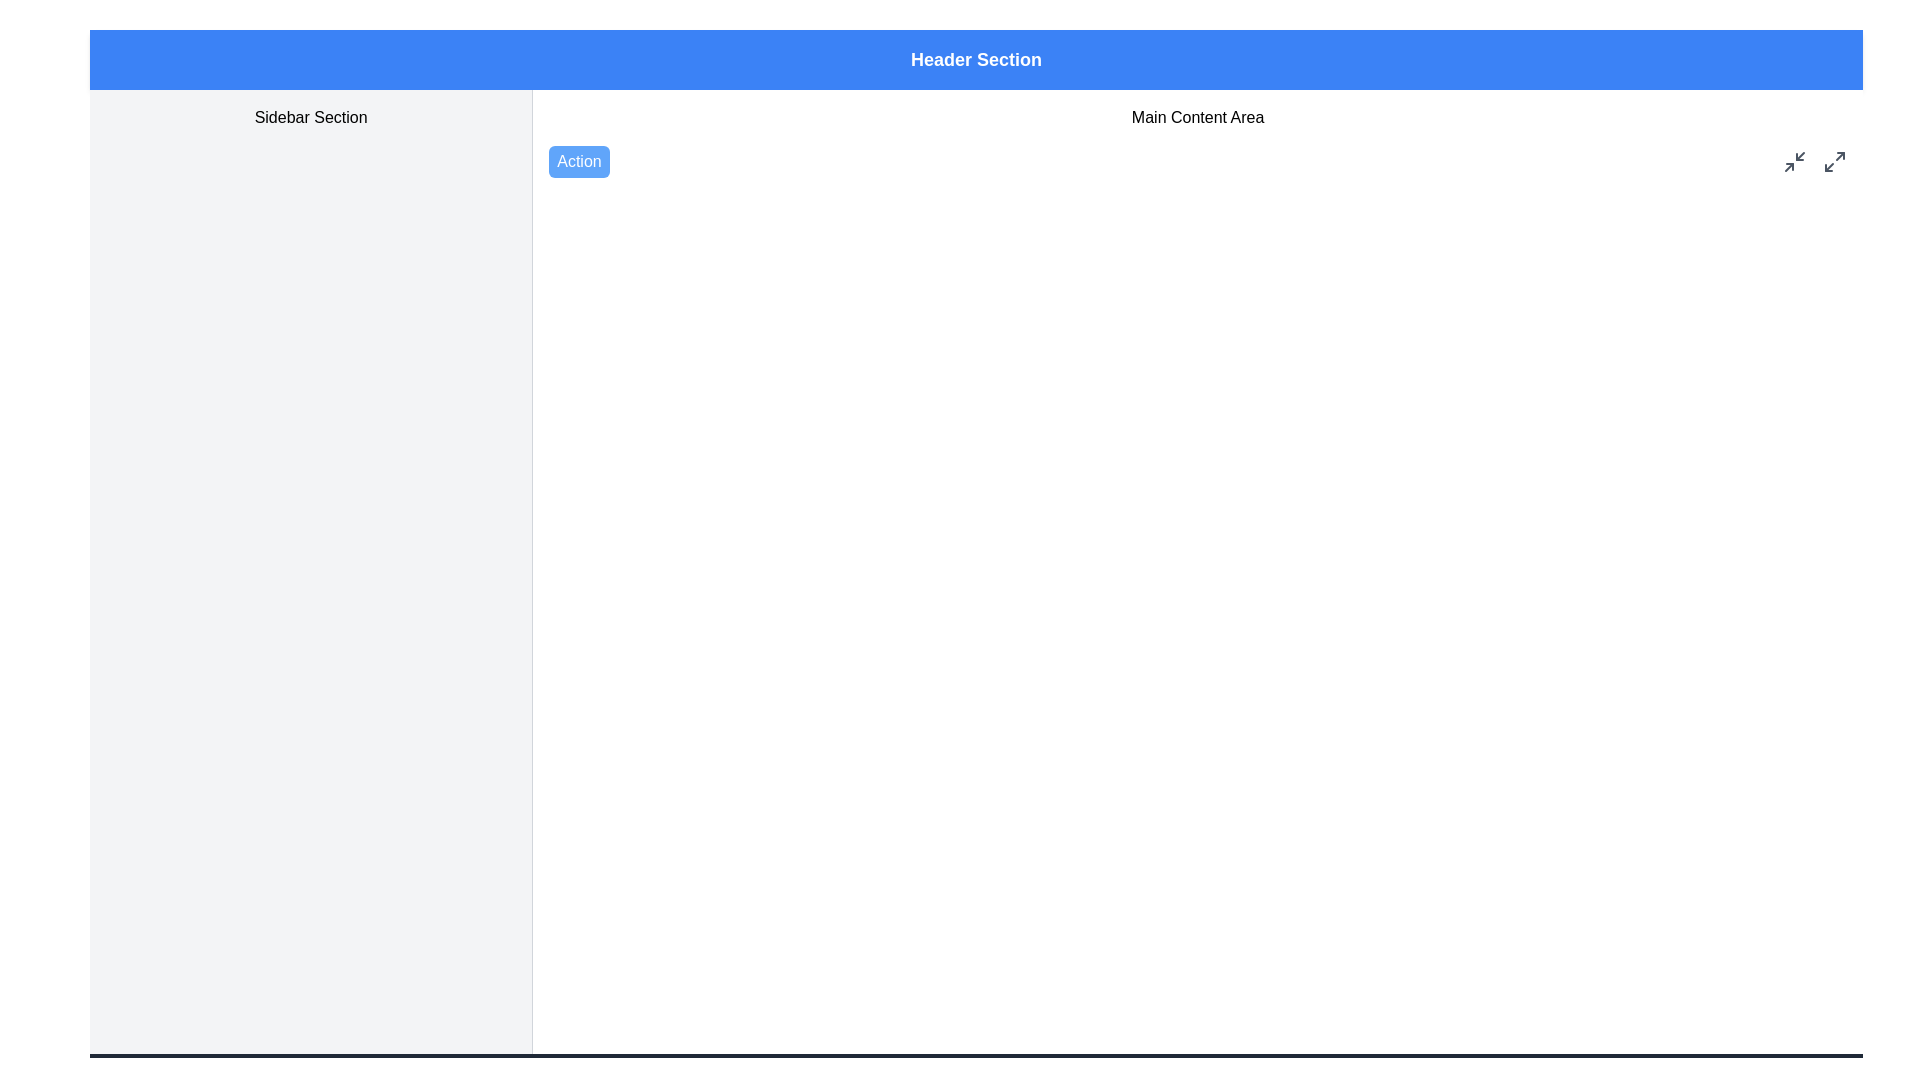 The image size is (1920, 1080). Describe the element at coordinates (578, 161) in the screenshot. I see `the interactive button located on the left-hand side of the main content area, near the top of the page, under the header section` at that location.